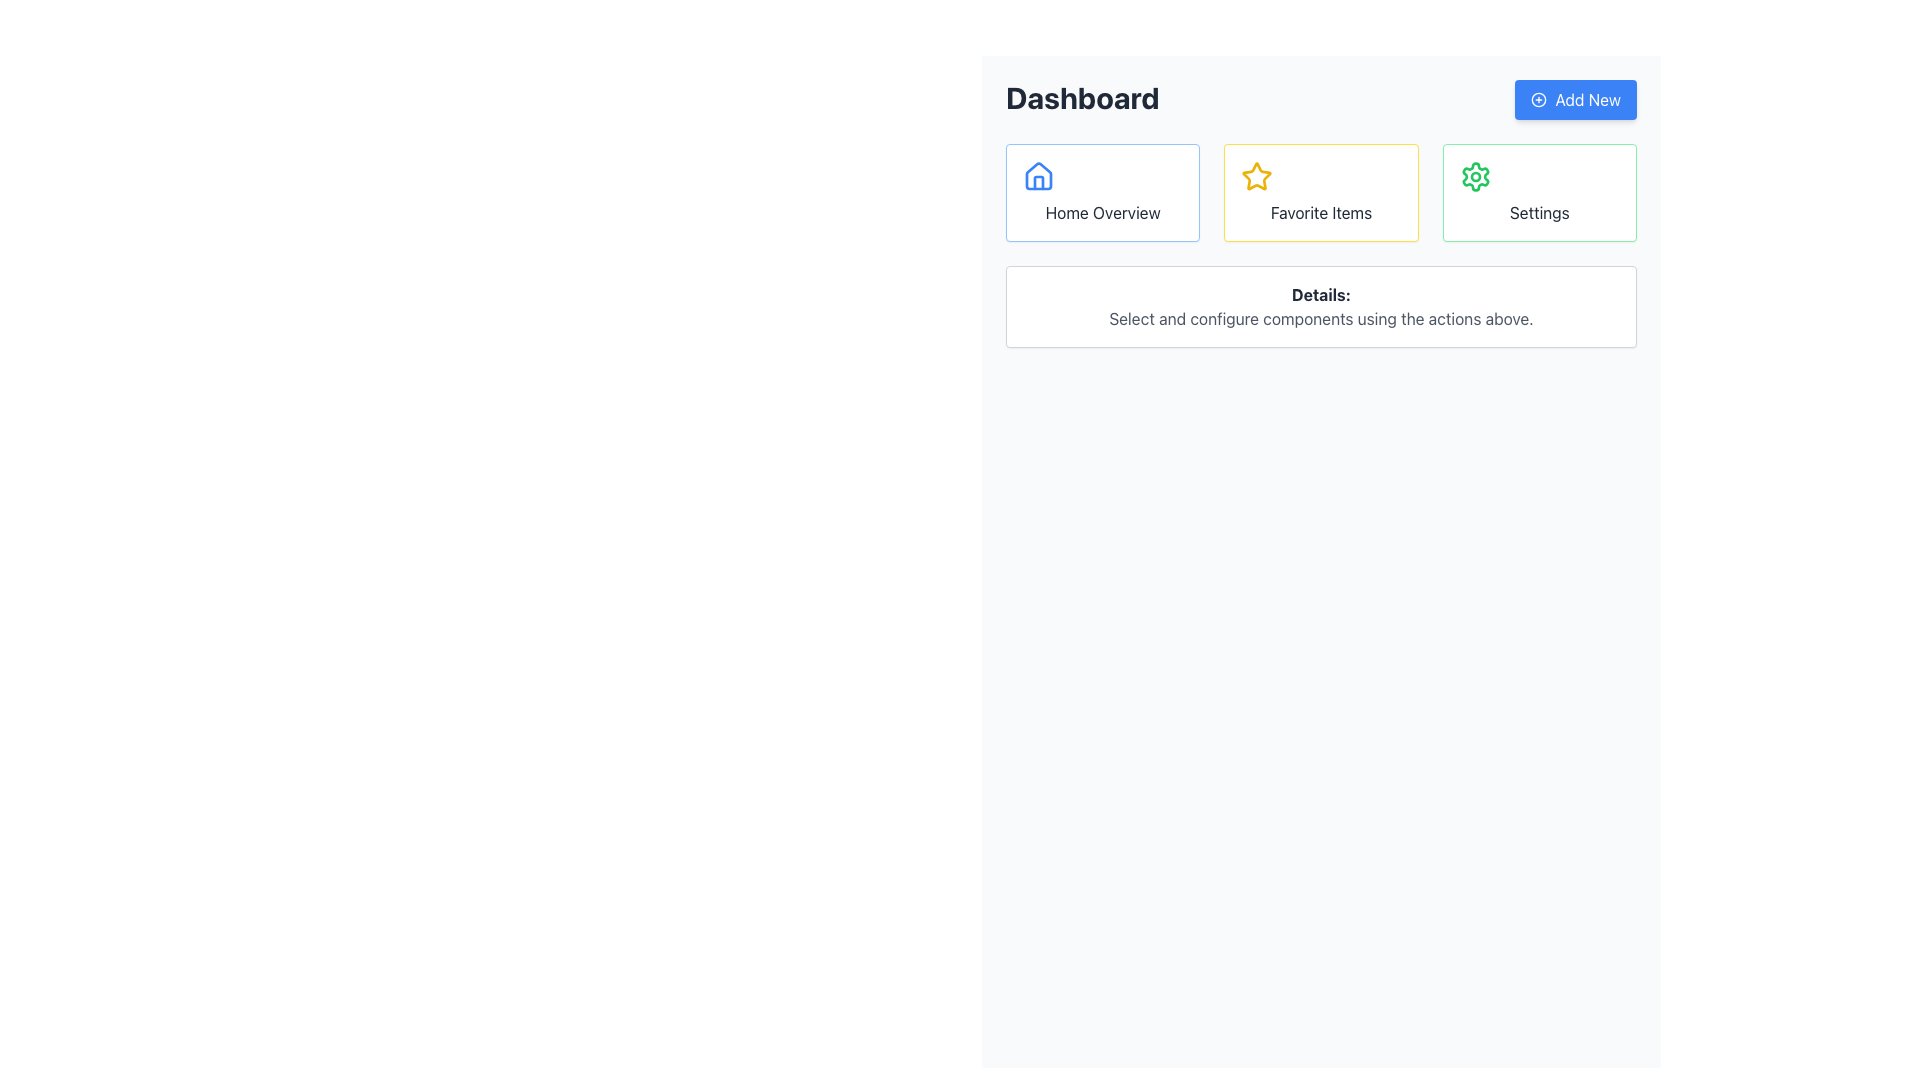  Describe the element at coordinates (1321, 294) in the screenshot. I see `the bold text label reading 'Details:' which is styled in dark gray and positioned at the top of a bordered section` at that location.